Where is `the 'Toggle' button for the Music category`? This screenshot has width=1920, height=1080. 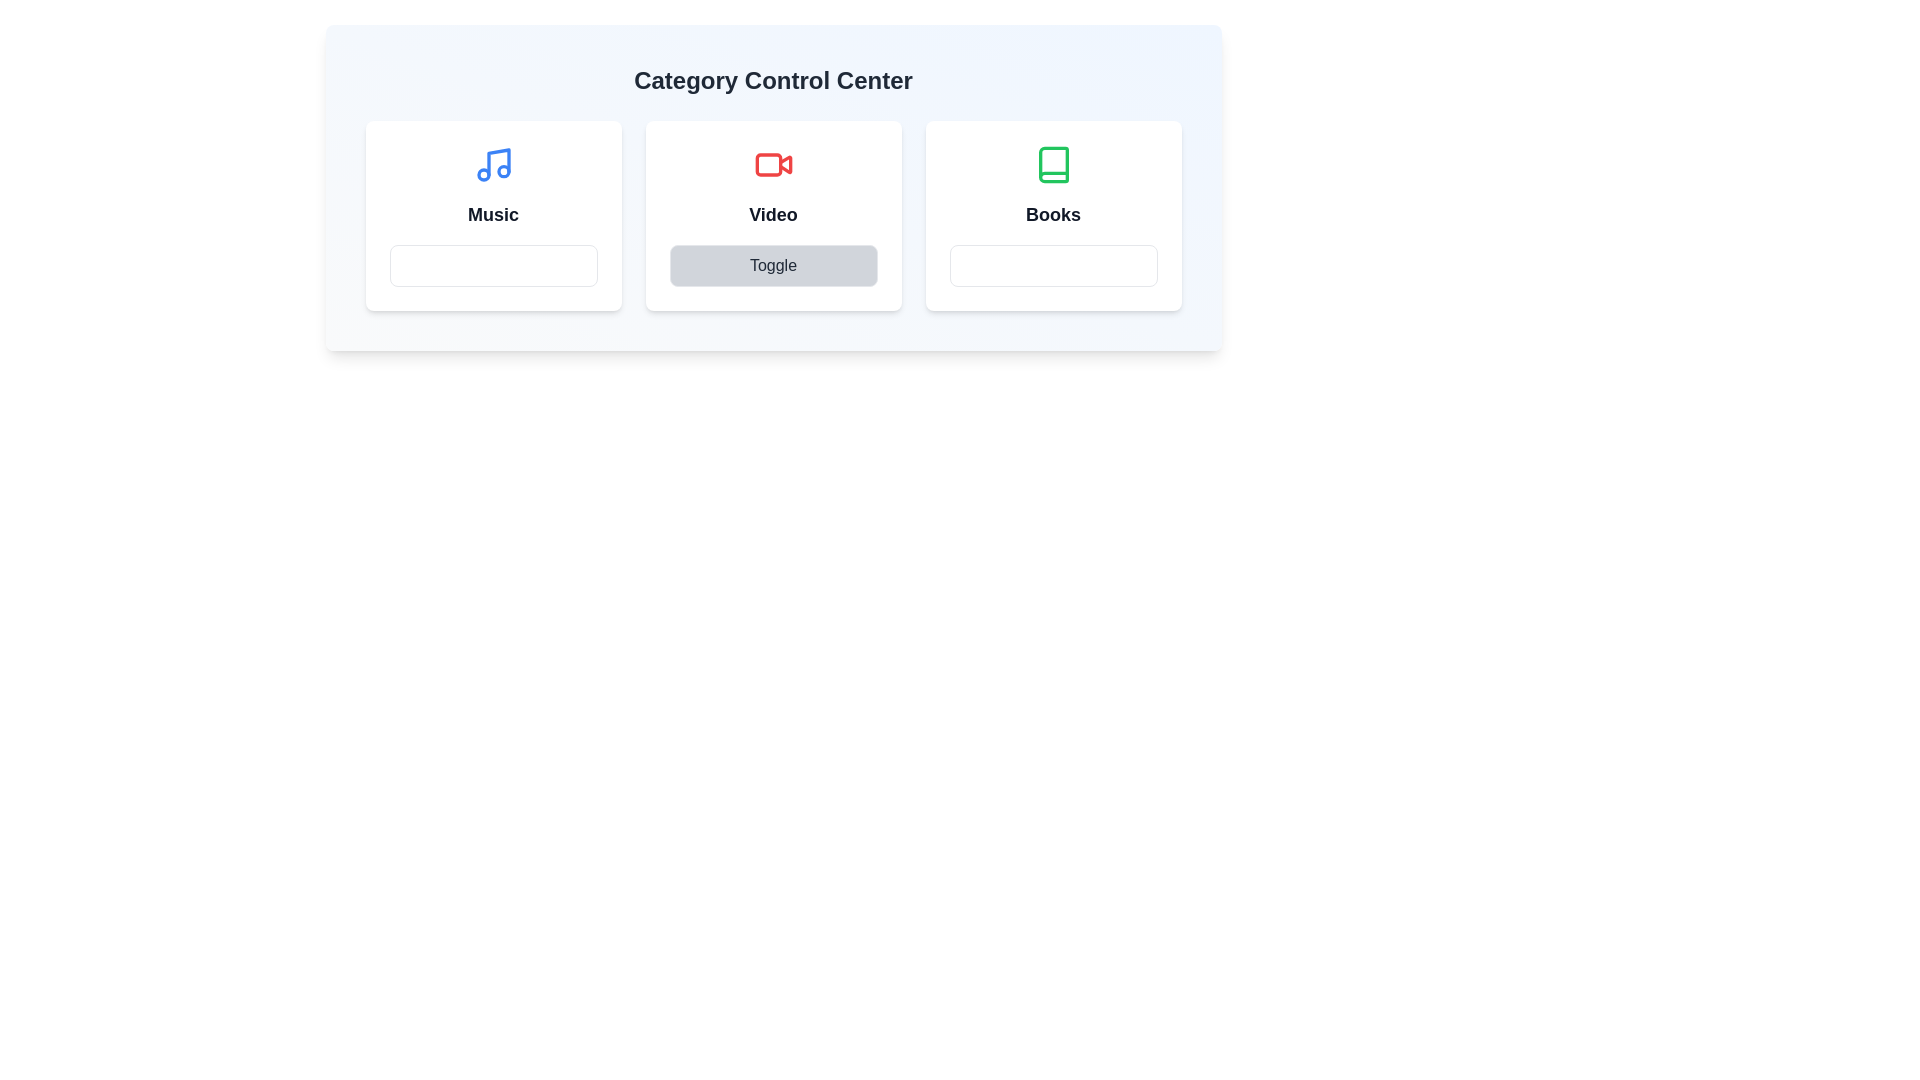
the 'Toggle' button for the Music category is located at coordinates (493, 265).